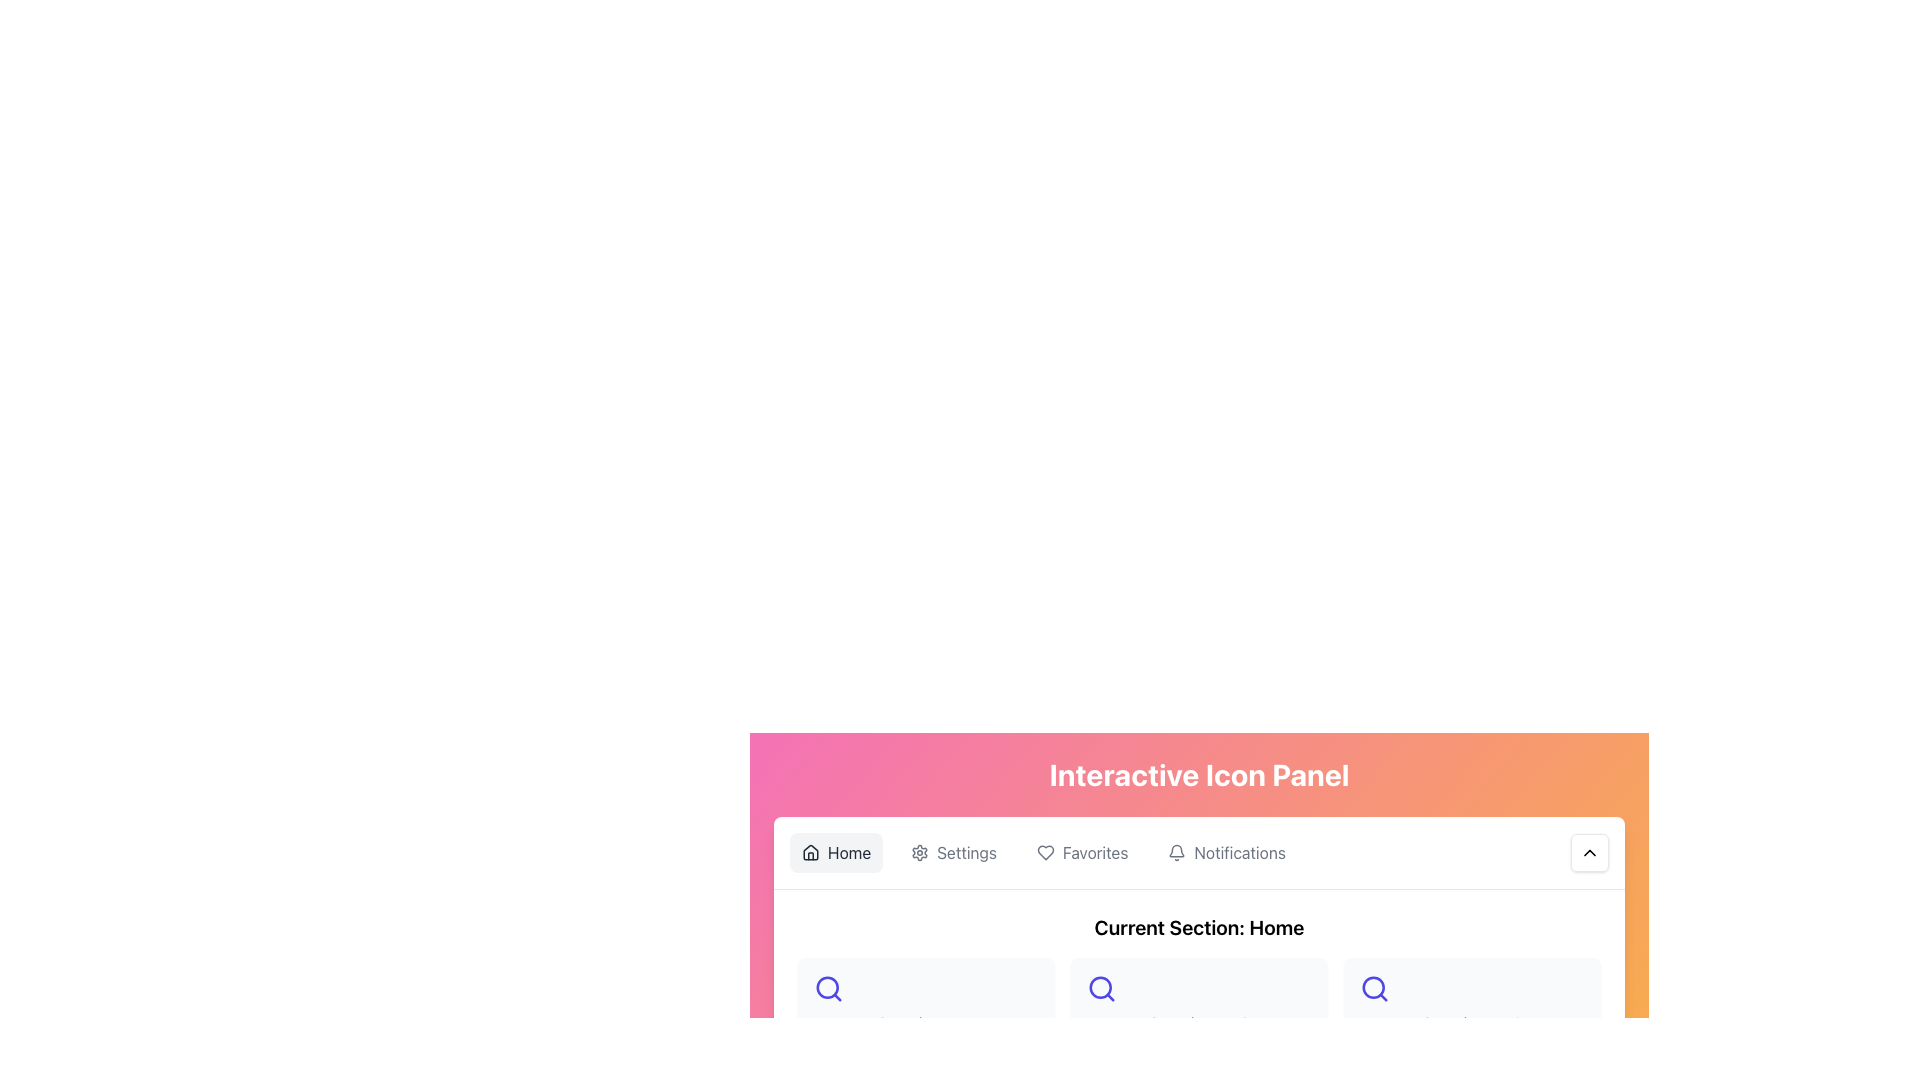 This screenshot has height=1080, width=1920. I want to click on the minimalistic 'House' icon SVG located at the top left corner of the menu bar, adjacent to the 'Home' text label, as a section decoration, so click(811, 852).